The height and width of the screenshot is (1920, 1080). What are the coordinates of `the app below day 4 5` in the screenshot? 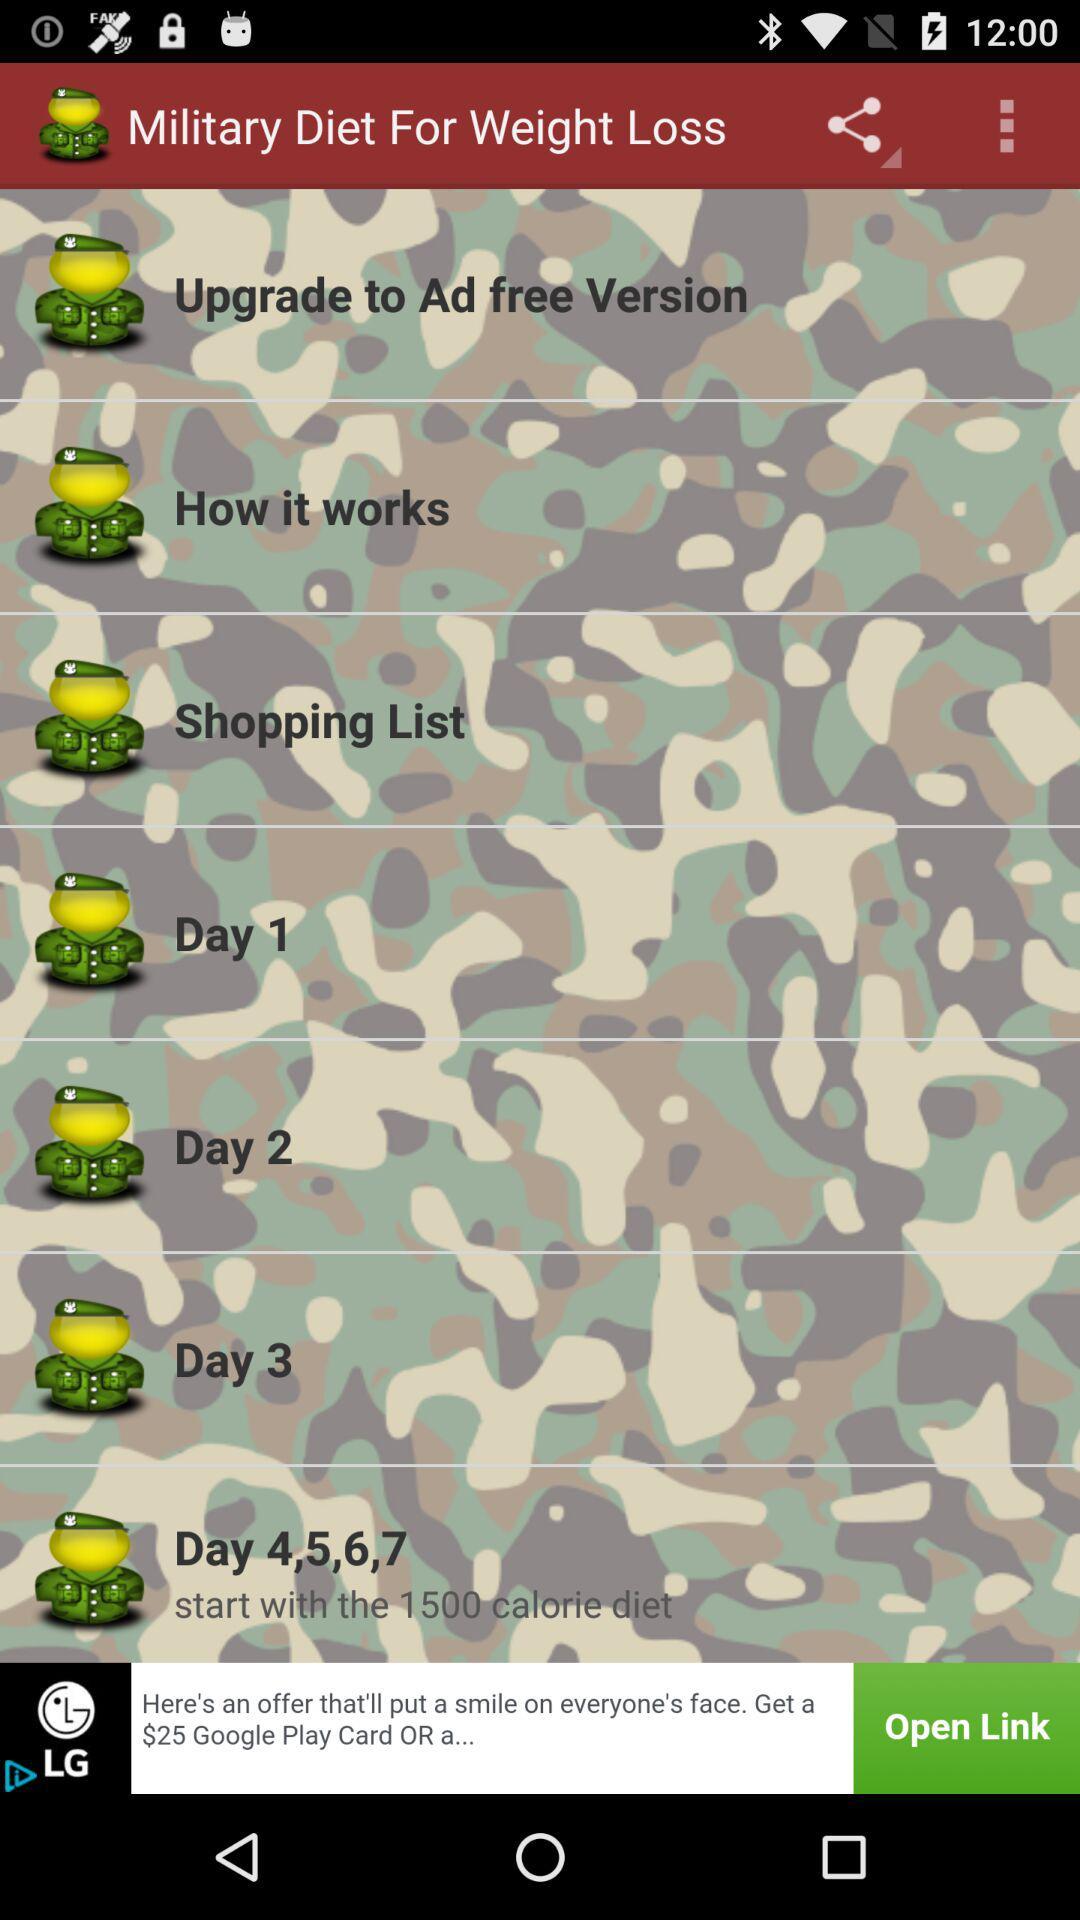 It's located at (613, 1603).